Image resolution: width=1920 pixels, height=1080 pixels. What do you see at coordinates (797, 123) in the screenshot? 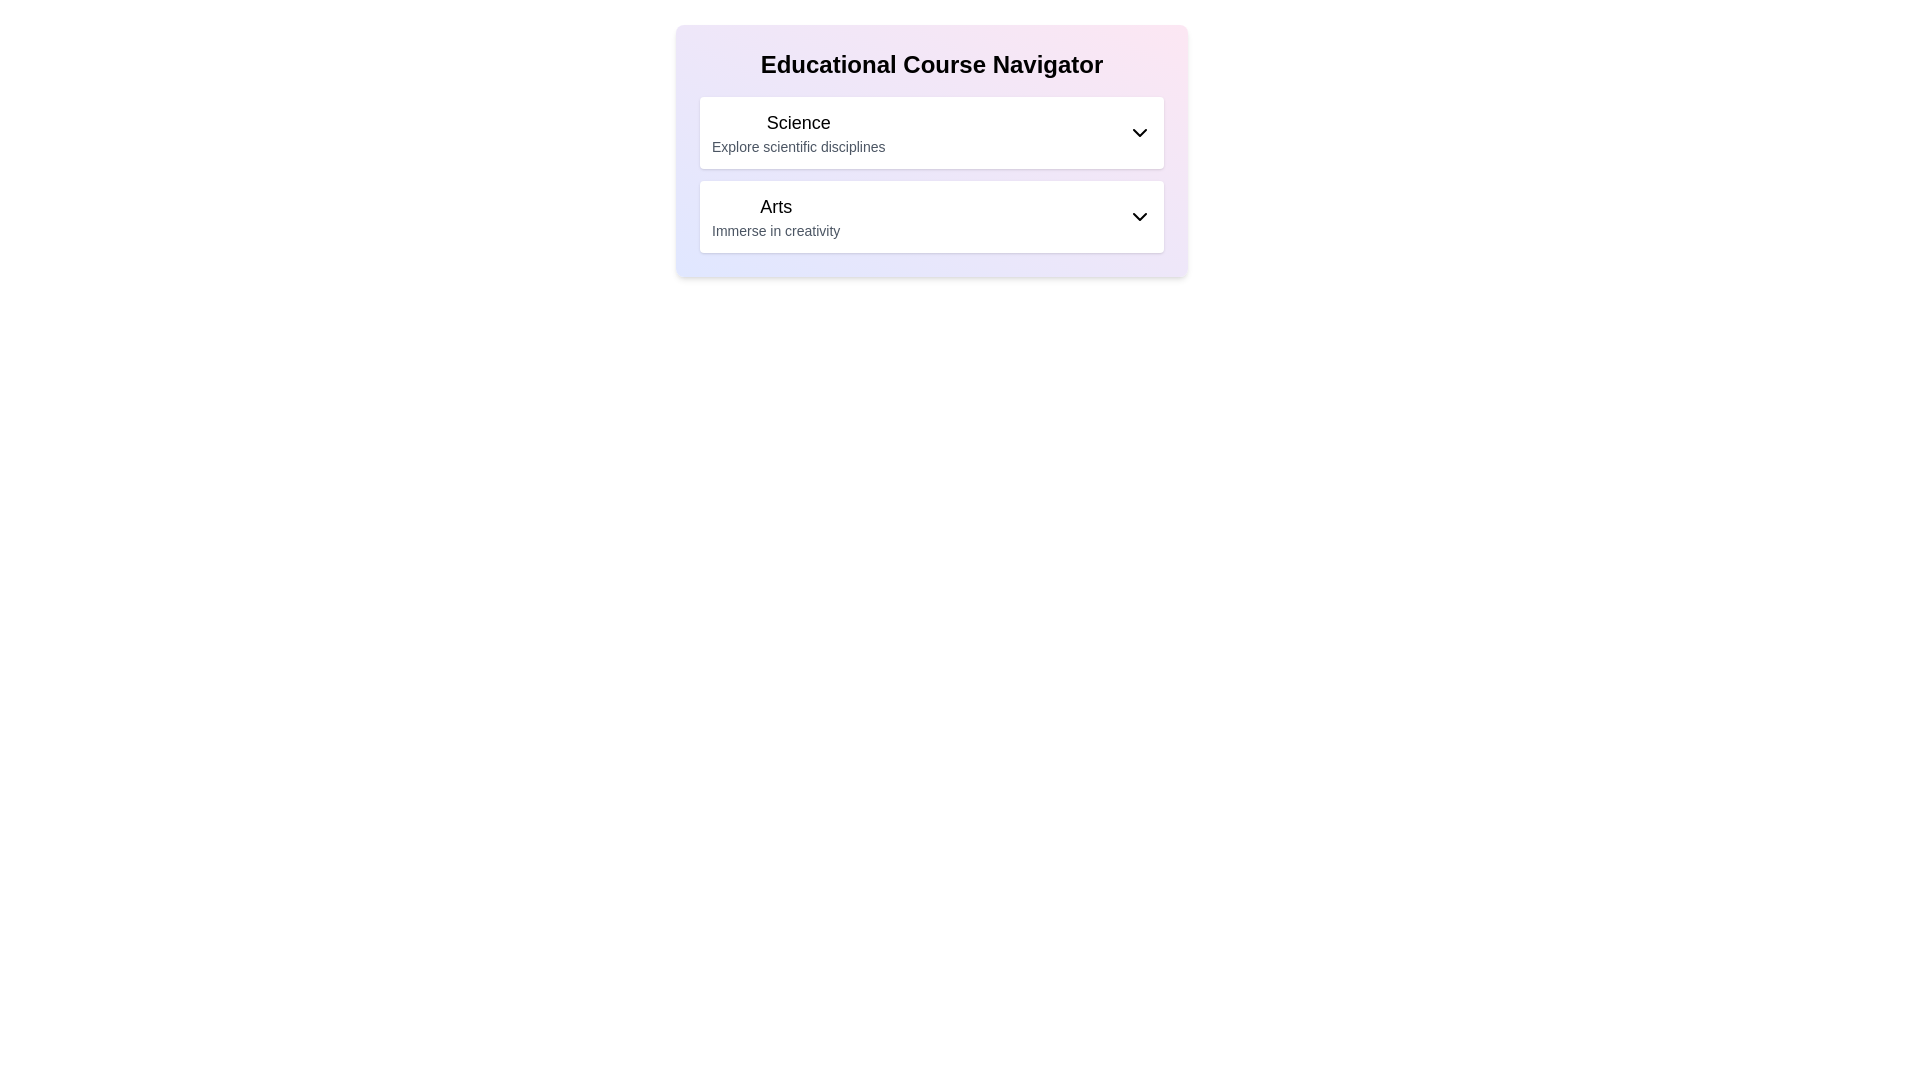
I see `text content of the bold 'Science' title label located above the description 'Explore scientific disciplines' in the Educational Course Navigator section` at bounding box center [797, 123].